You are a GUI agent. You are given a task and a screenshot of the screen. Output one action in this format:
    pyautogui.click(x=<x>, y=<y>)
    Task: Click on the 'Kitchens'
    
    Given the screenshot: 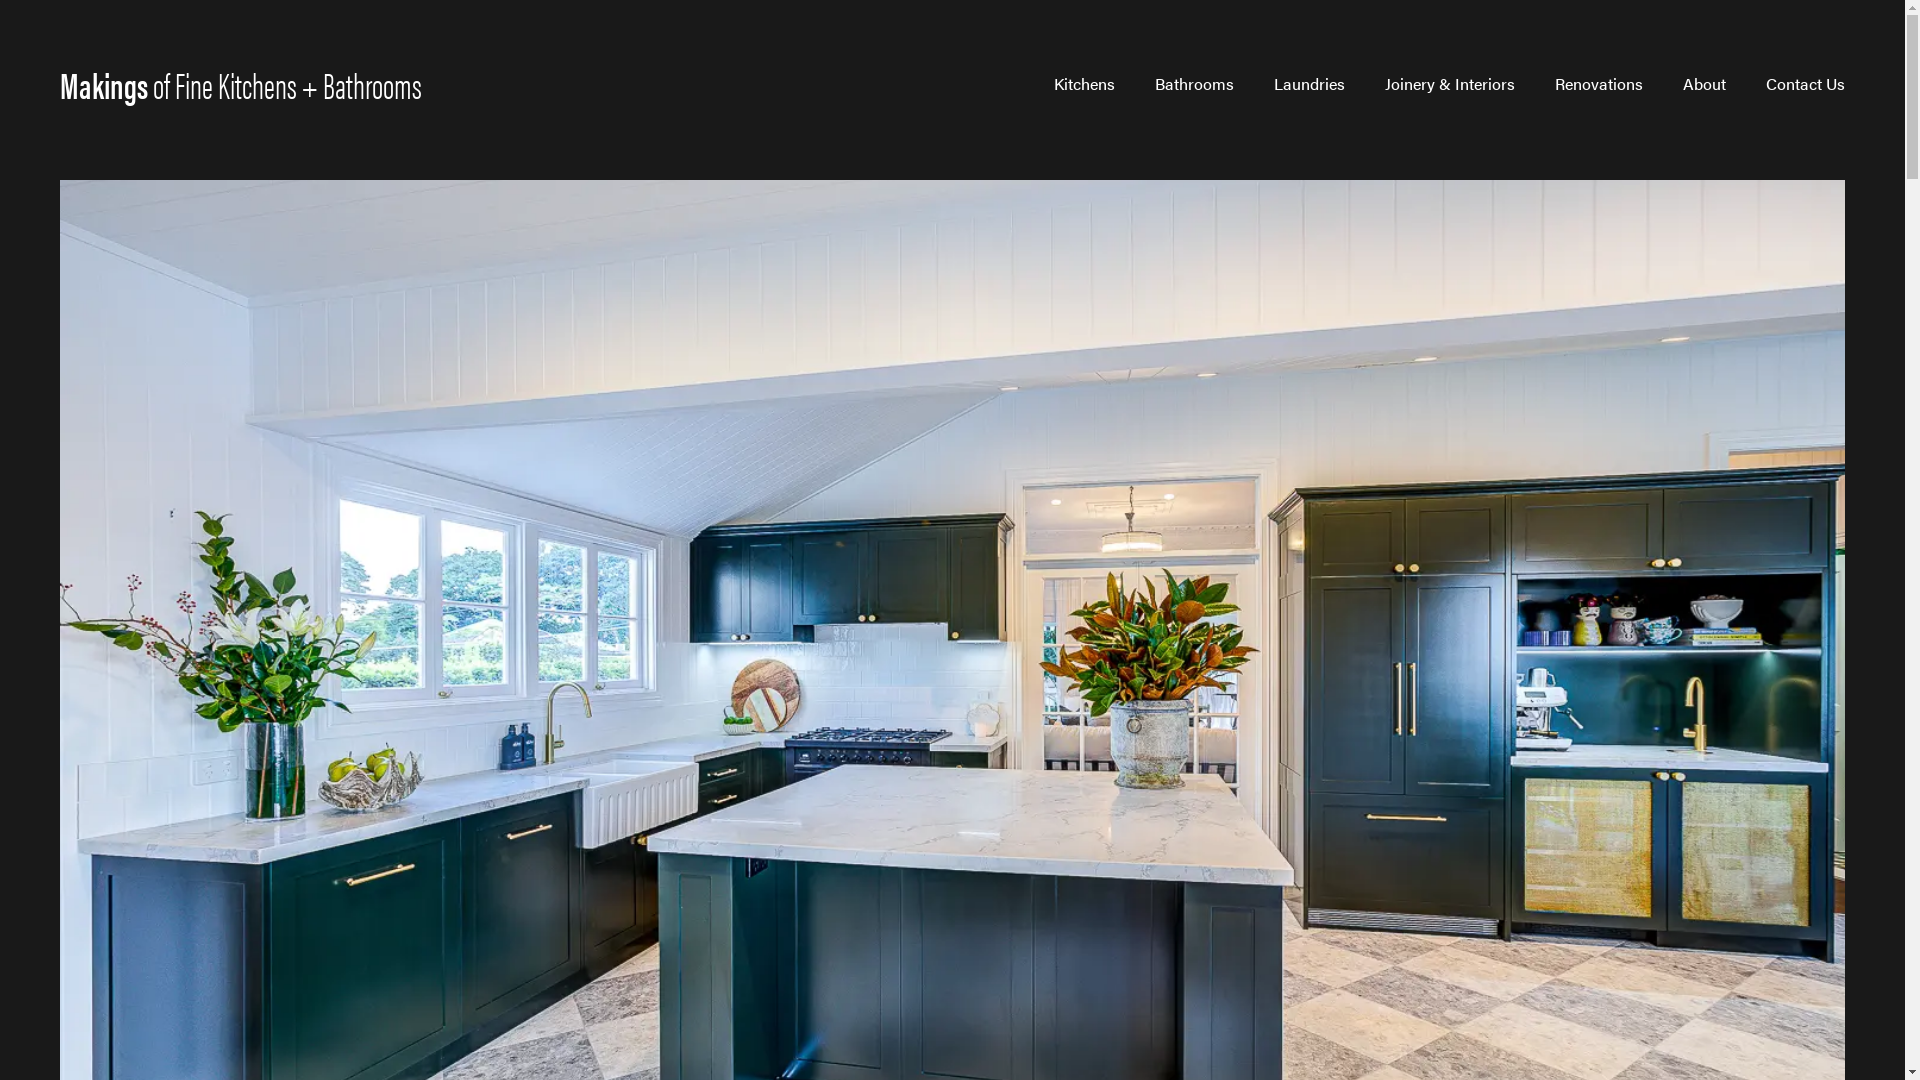 What is the action you would take?
    pyautogui.click(x=1083, y=83)
    